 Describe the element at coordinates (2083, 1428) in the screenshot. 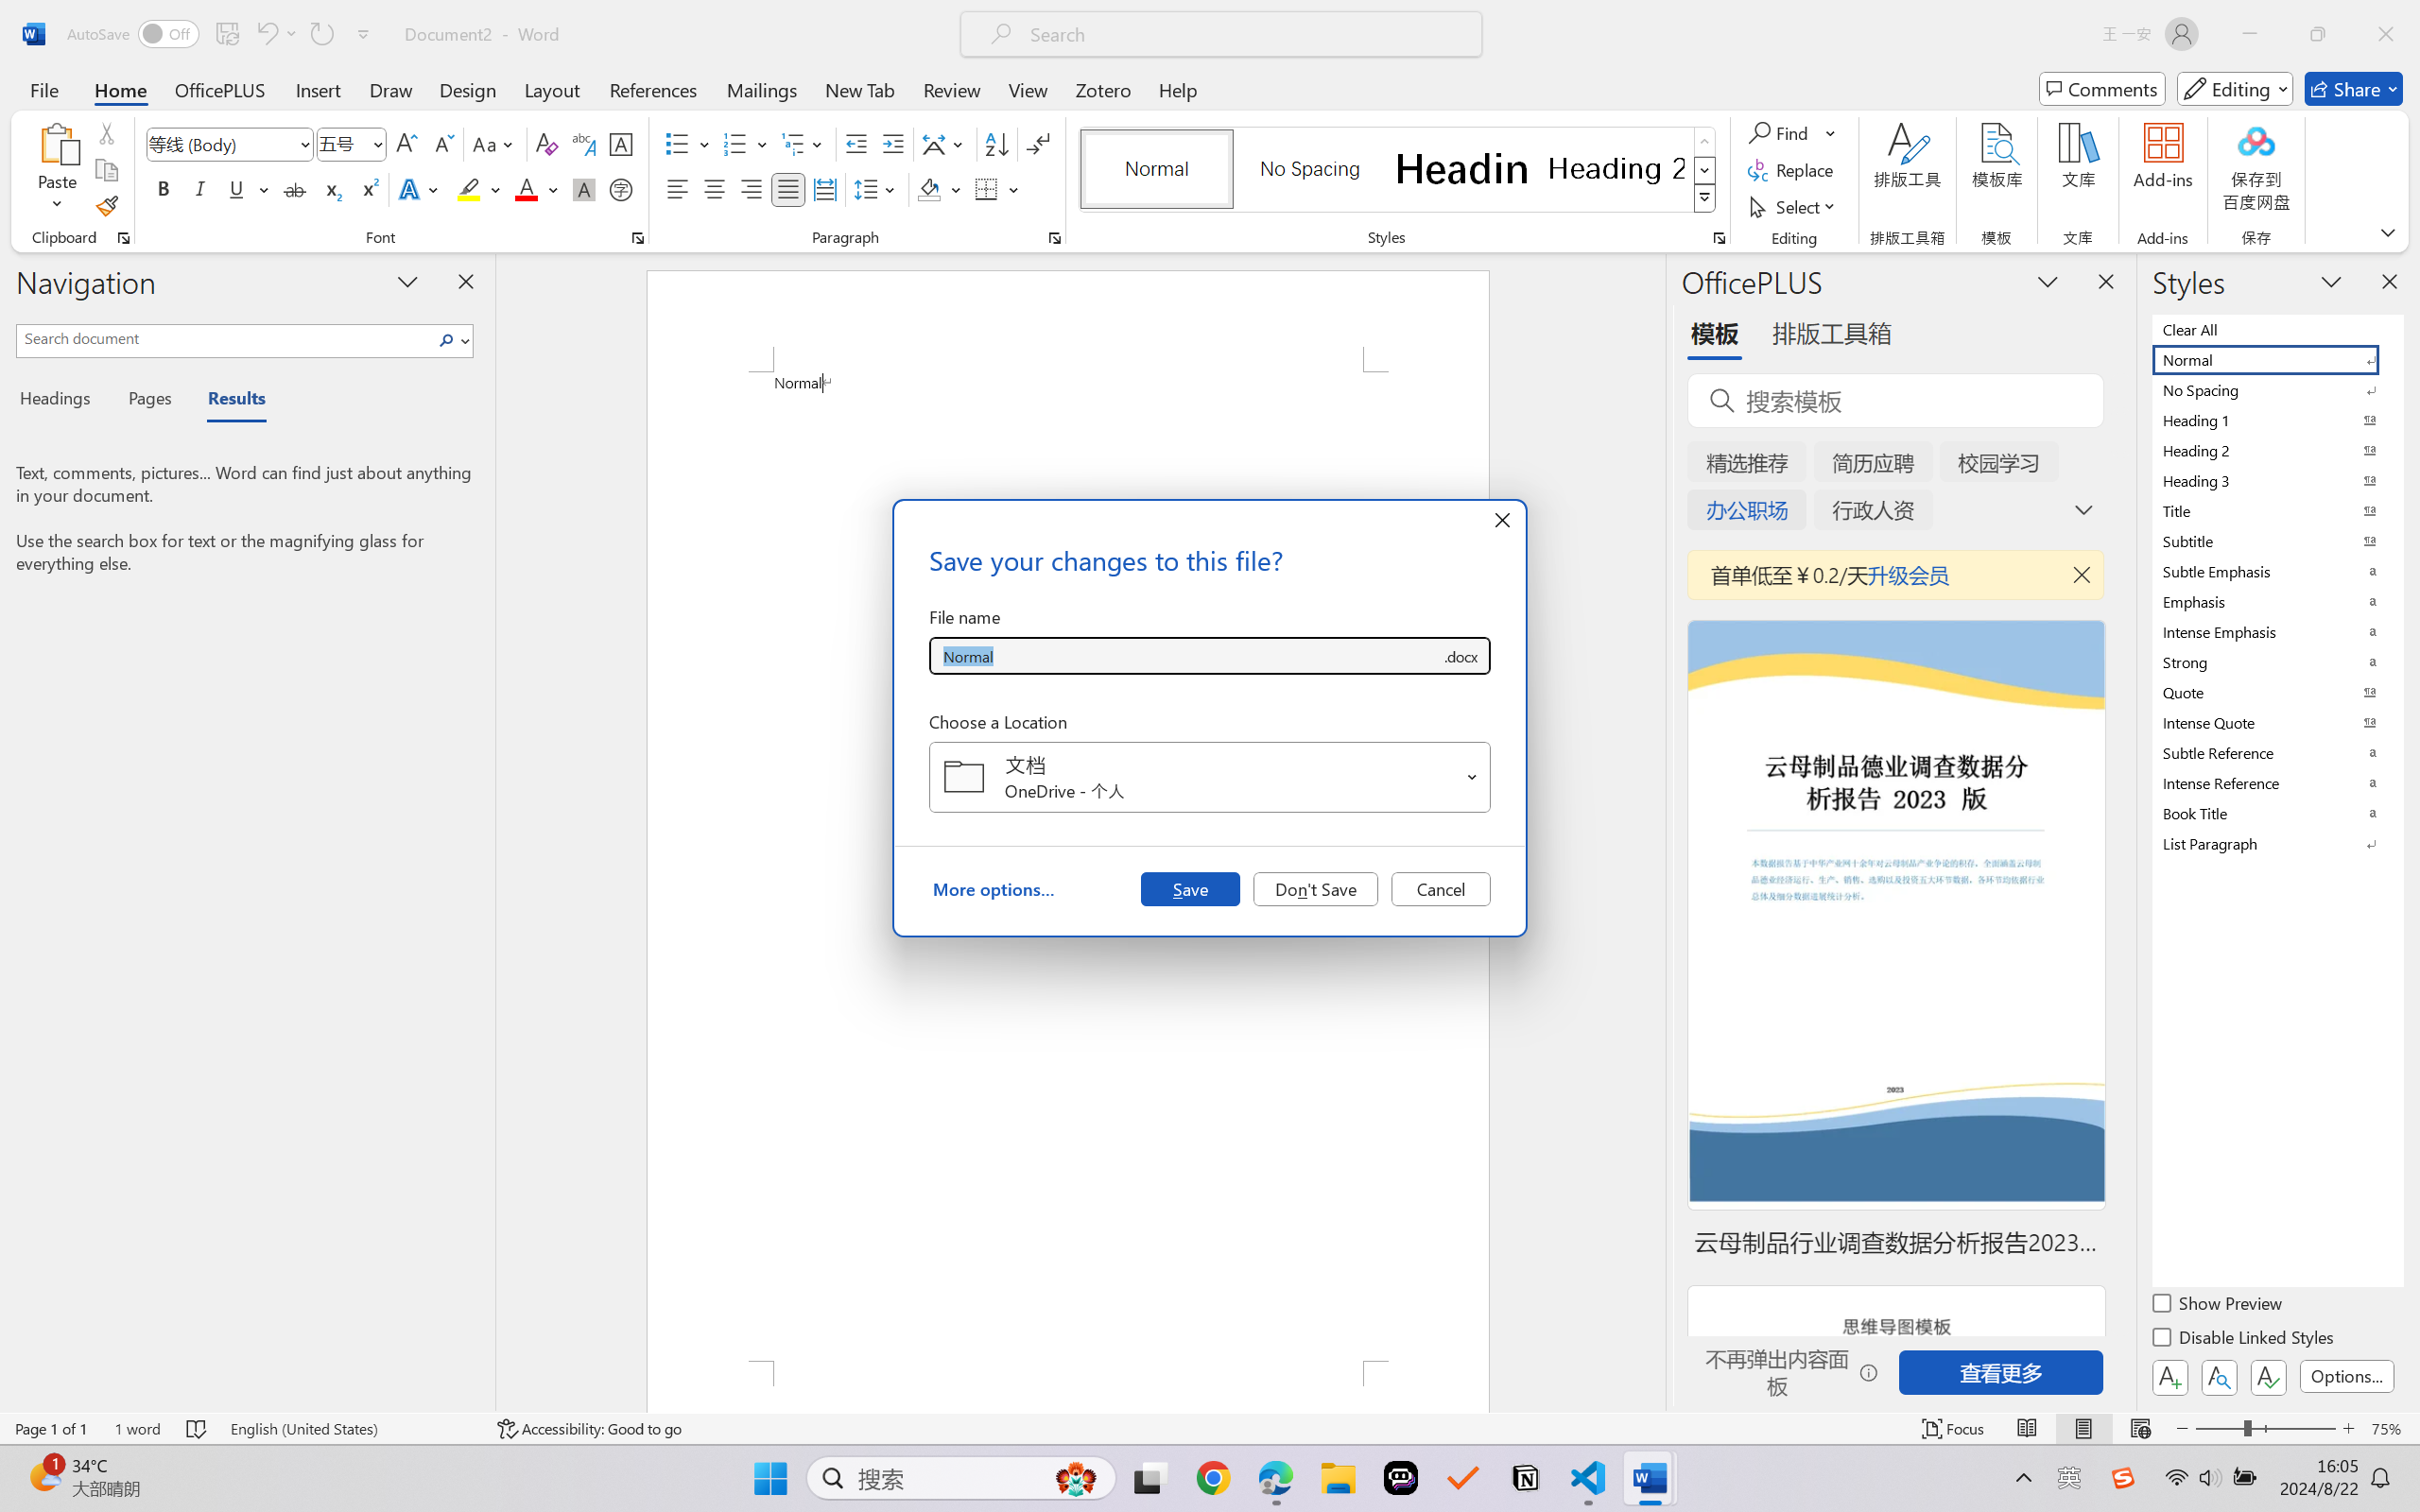

I see `'Print Layout'` at that location.